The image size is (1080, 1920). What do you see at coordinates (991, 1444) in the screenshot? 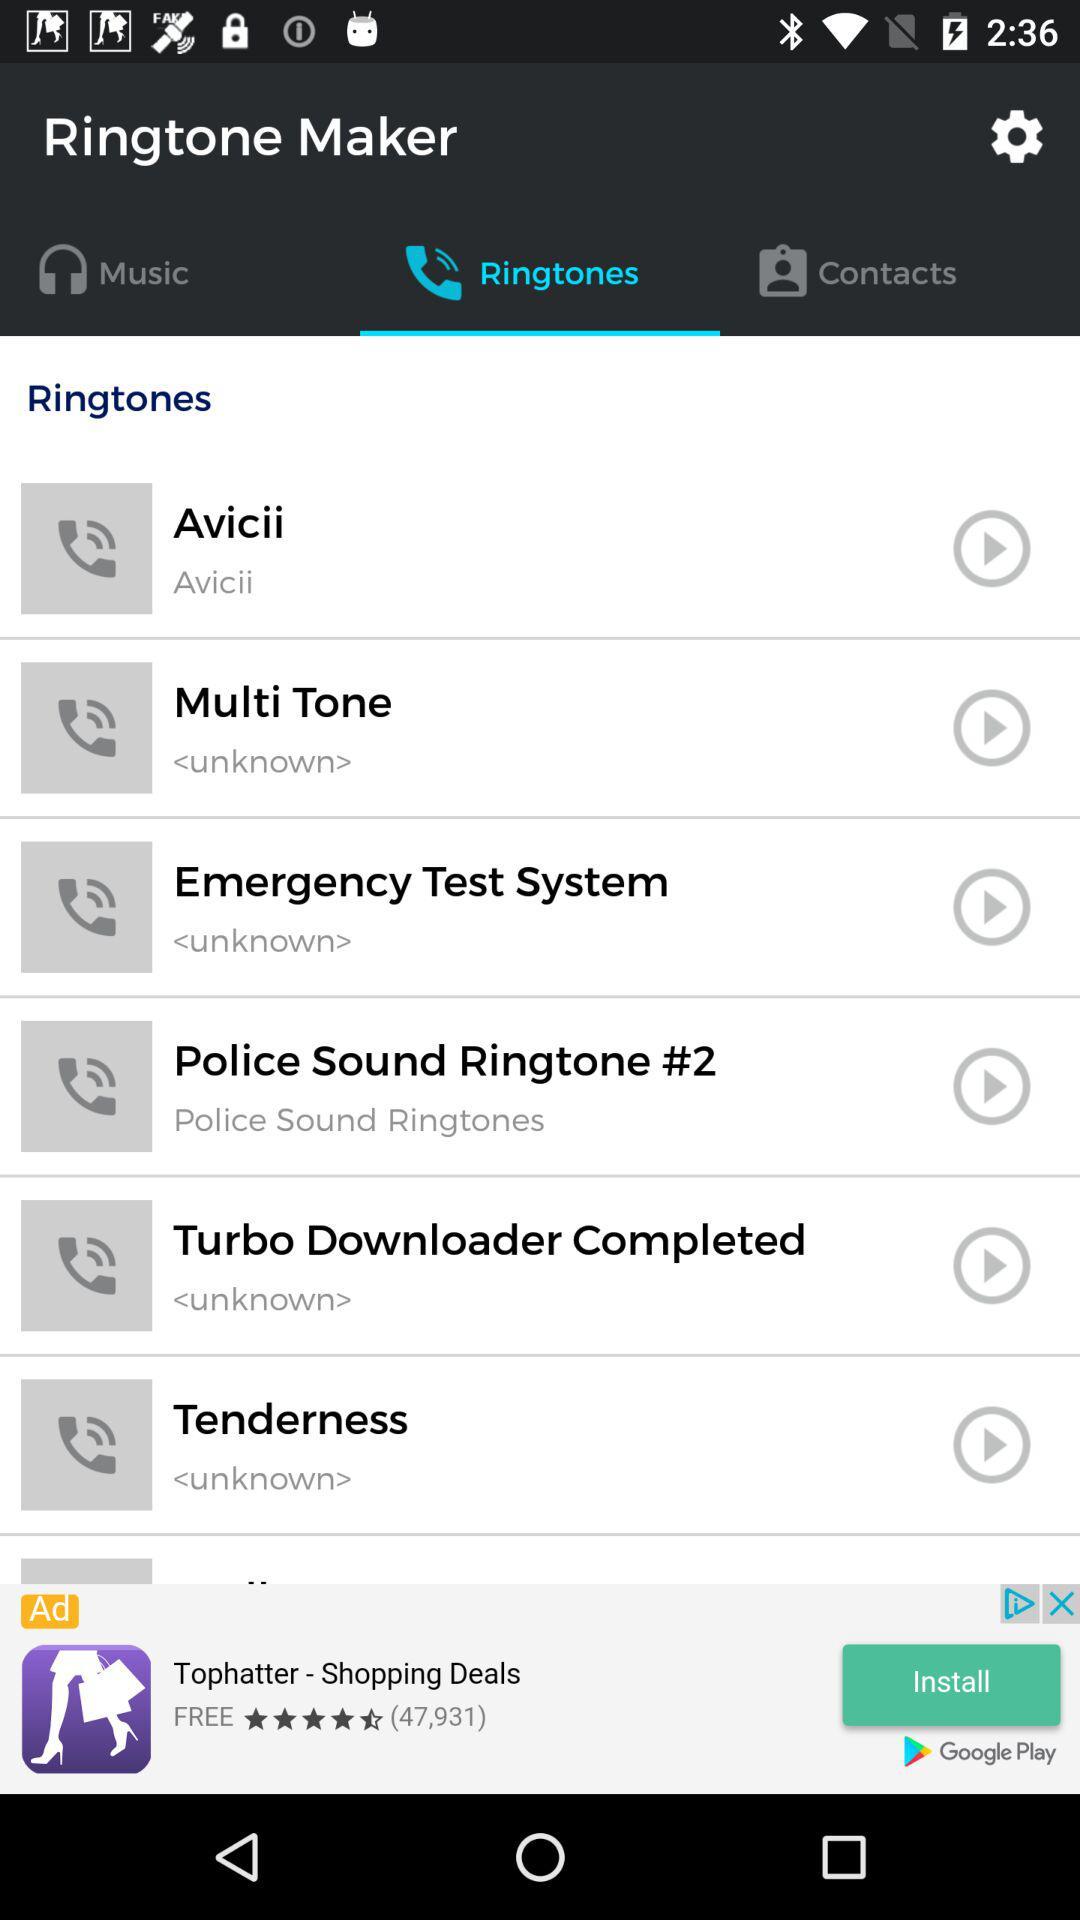
I see `play` at bounding box center [991, 1444].